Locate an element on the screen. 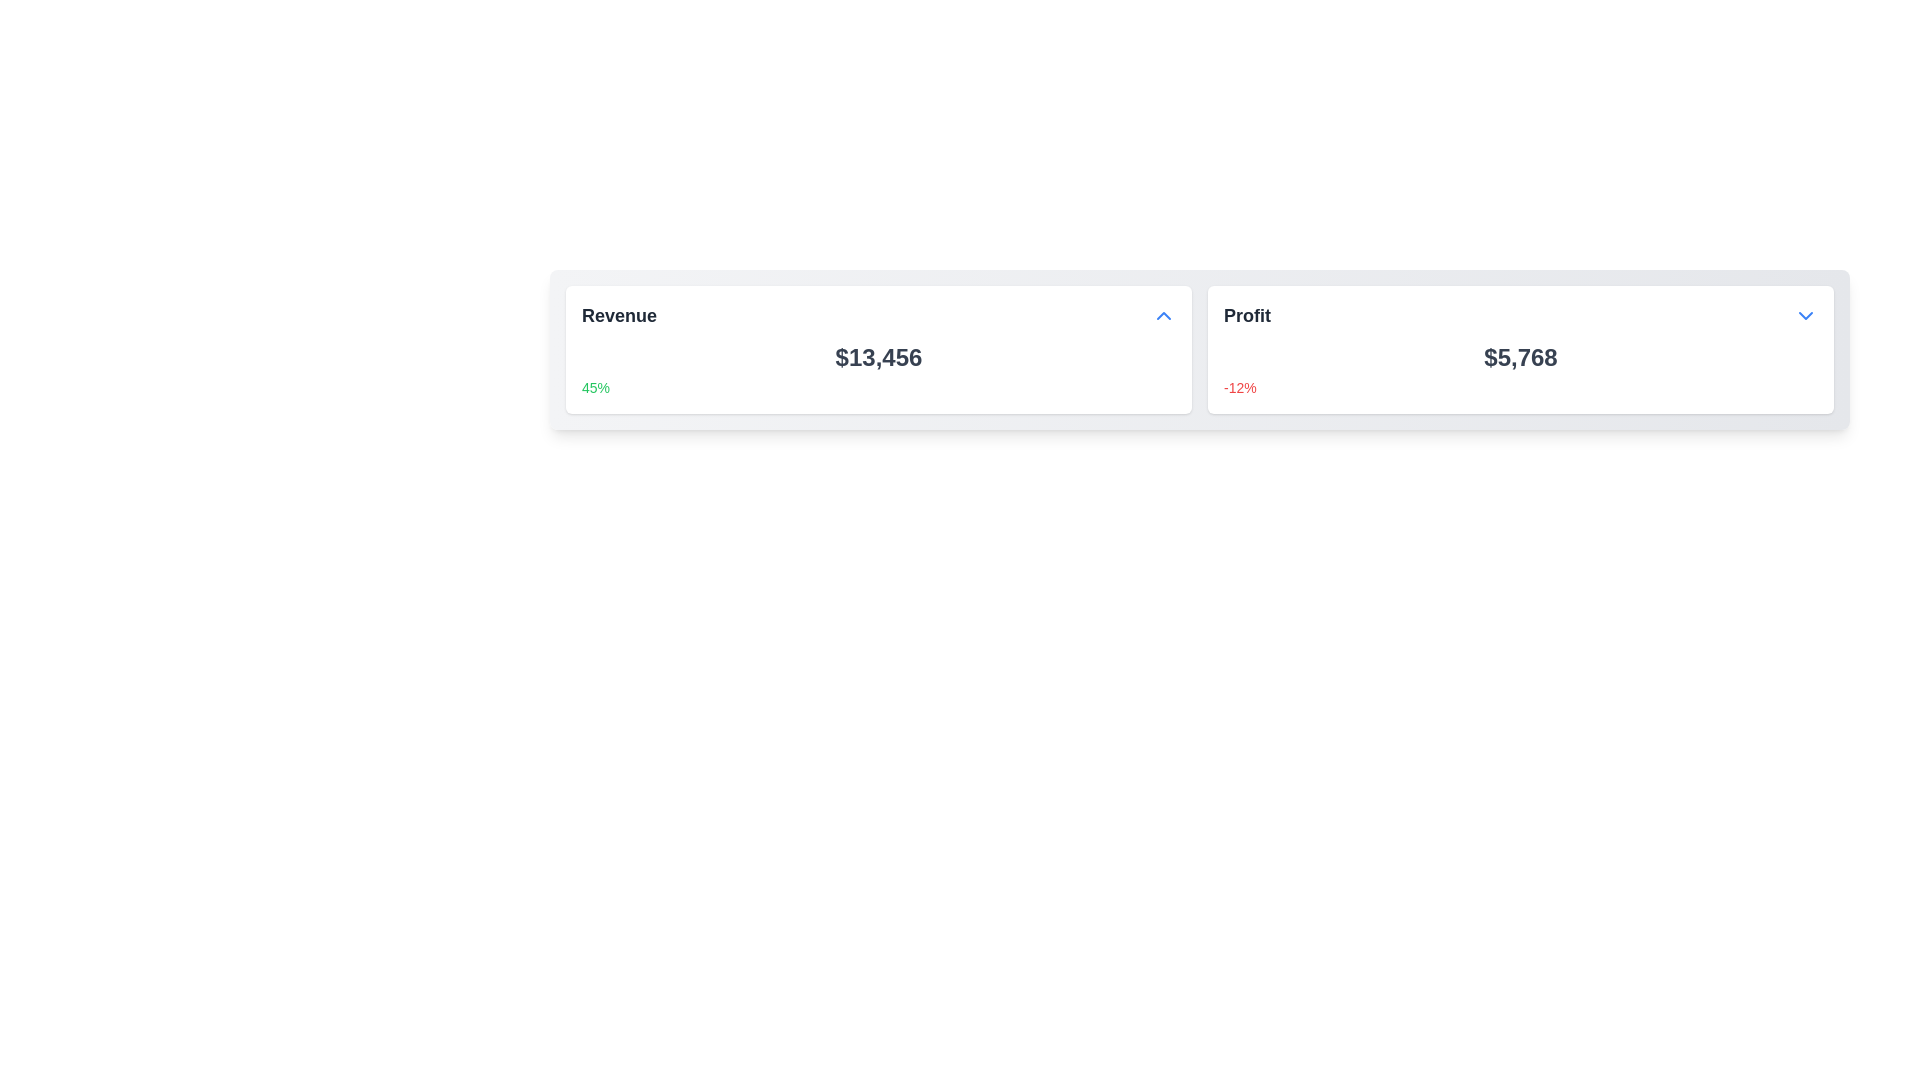  the chevron icon located on the right side of the 'Profit' section, next to the text '$5,768' is located at coordinates (1805, 315).